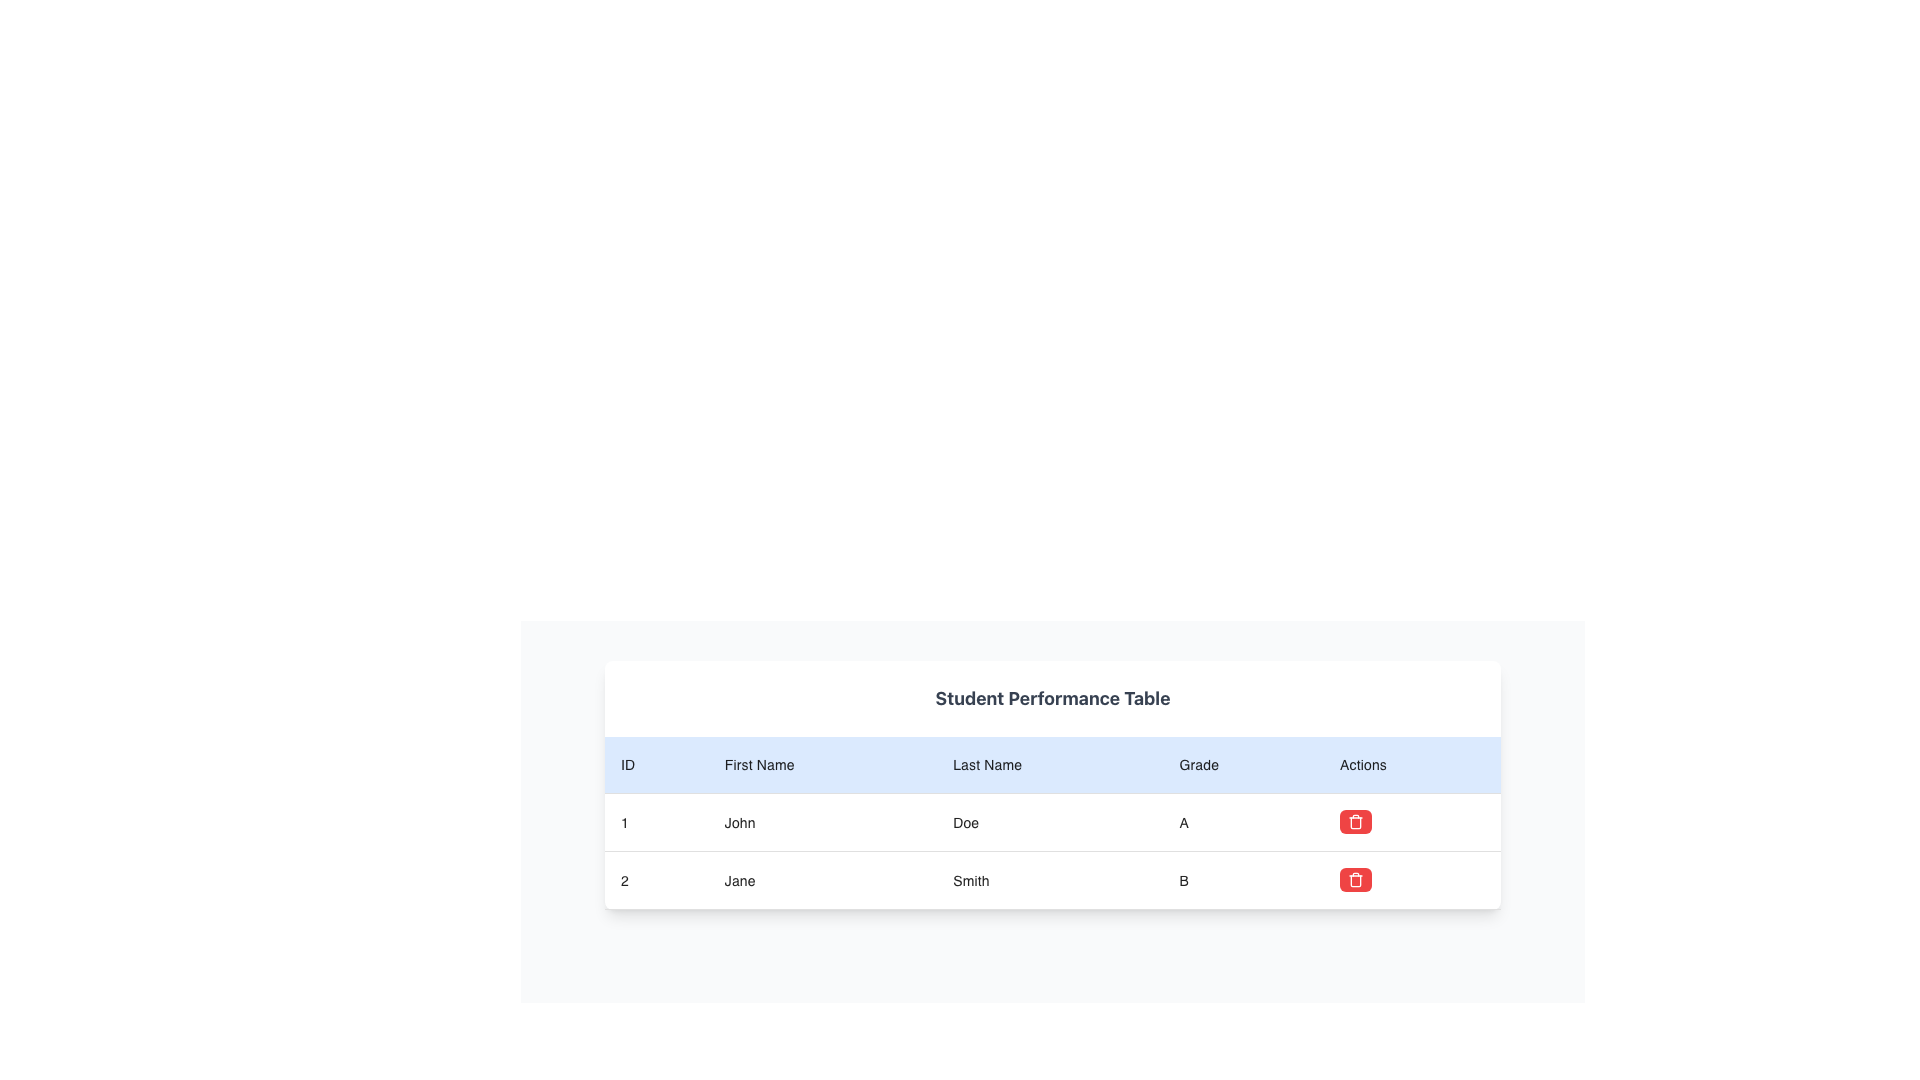 This screenshot has height=1080, width=1920. What do you see at coordinates (1051, 878) in the screenshot?
I see `the cell in the second row of the table` at bounding box center [1051, 878].